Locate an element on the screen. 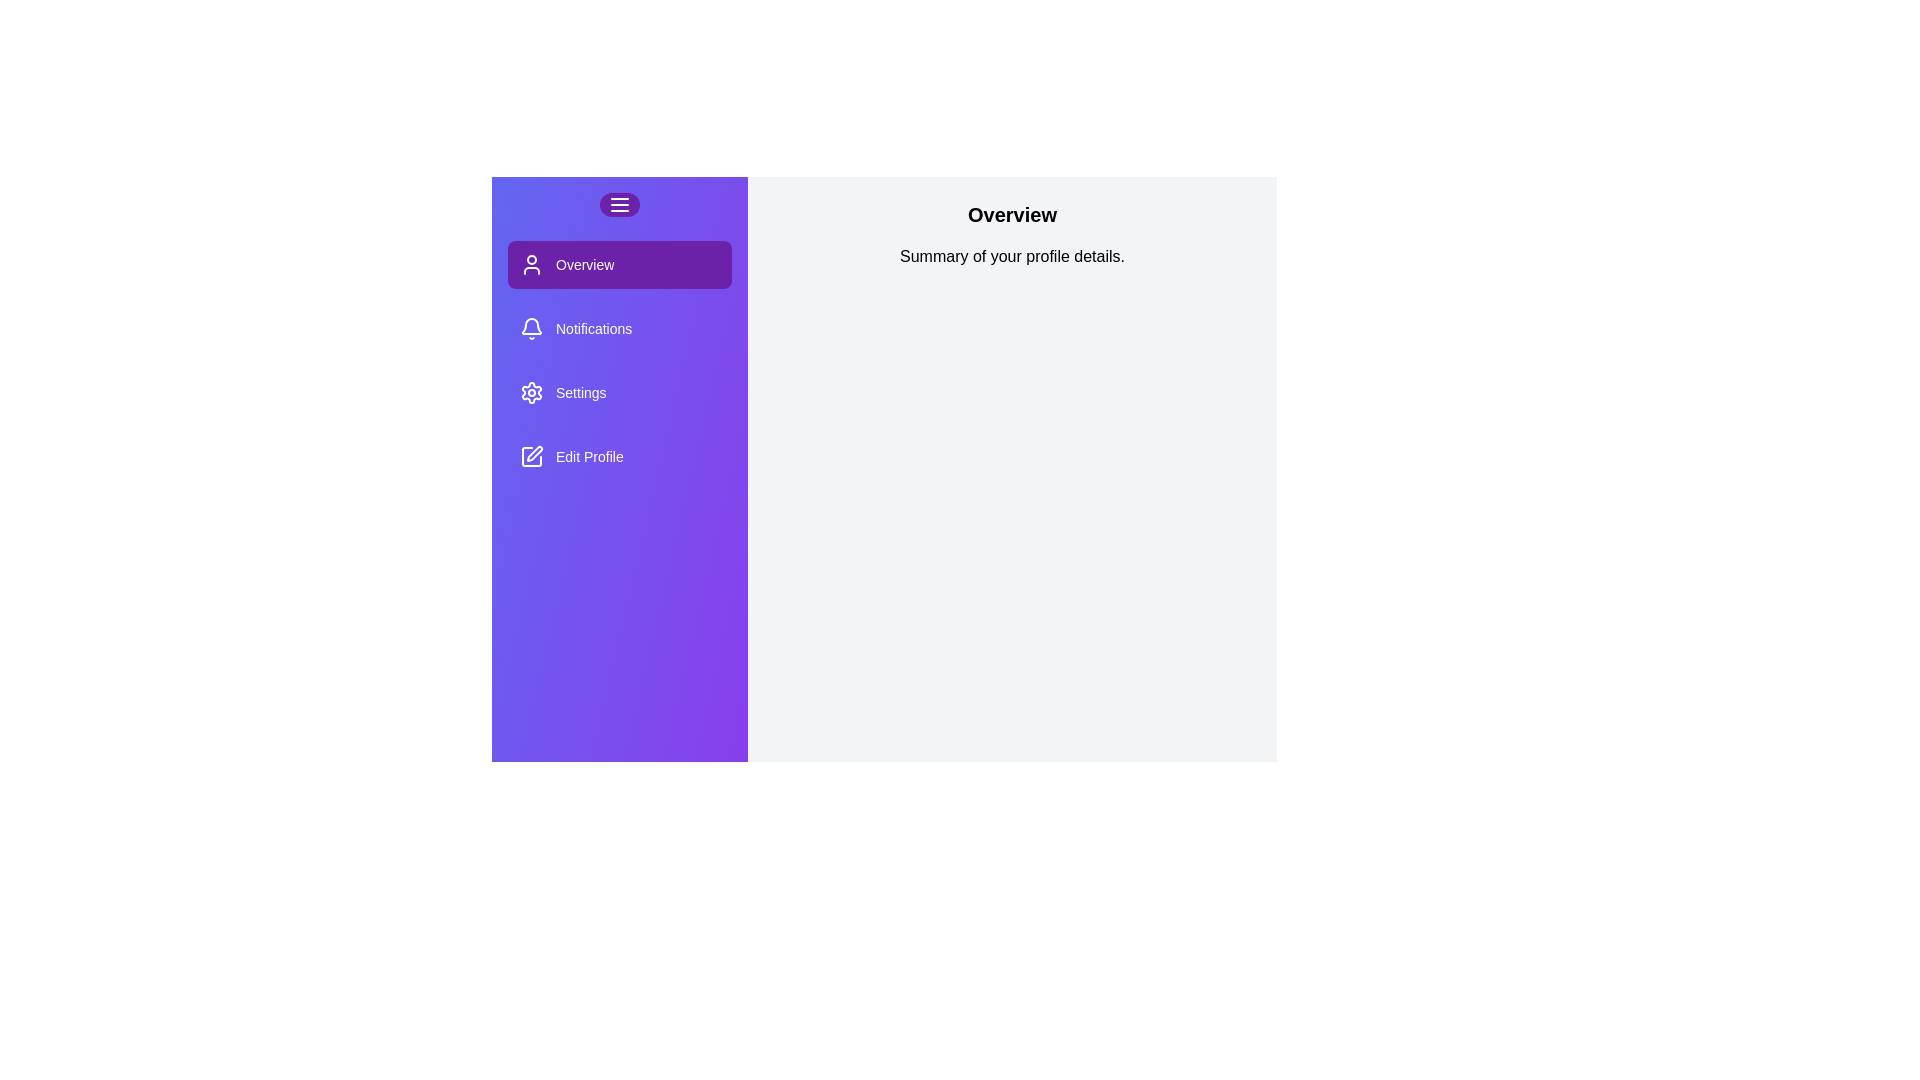  the Edit Profile section from the menu is located at coordinates (618, 456).